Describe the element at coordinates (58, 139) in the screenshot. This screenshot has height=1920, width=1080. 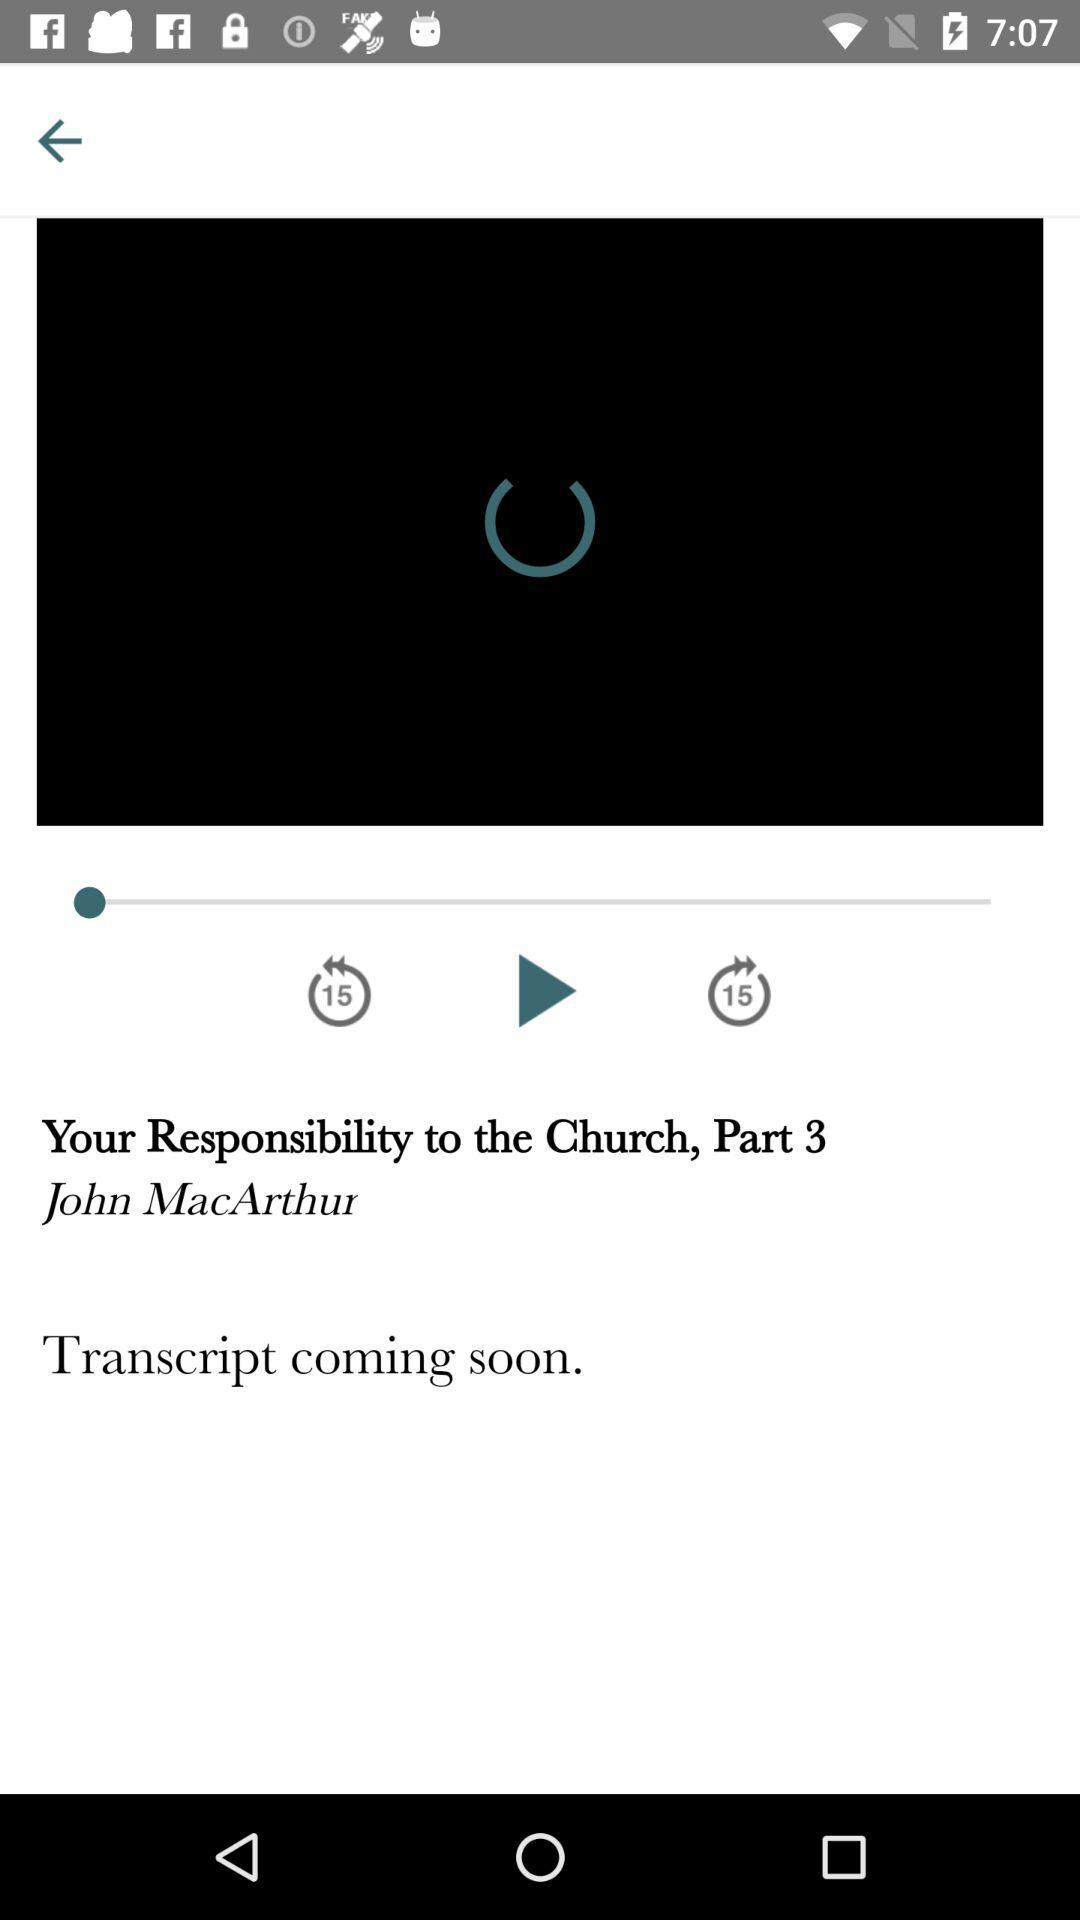
I see `item at the top left corner` at that location.